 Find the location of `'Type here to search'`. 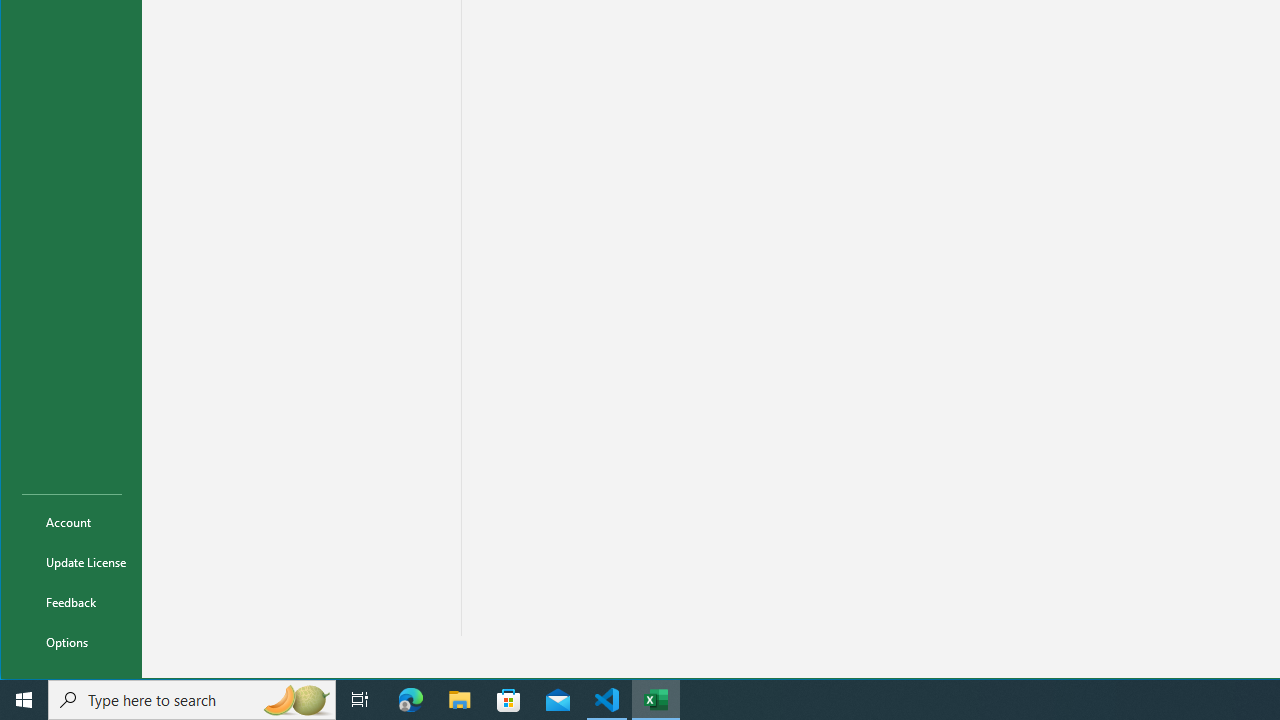

'Type here to search' is located at coordinates (192, 698).